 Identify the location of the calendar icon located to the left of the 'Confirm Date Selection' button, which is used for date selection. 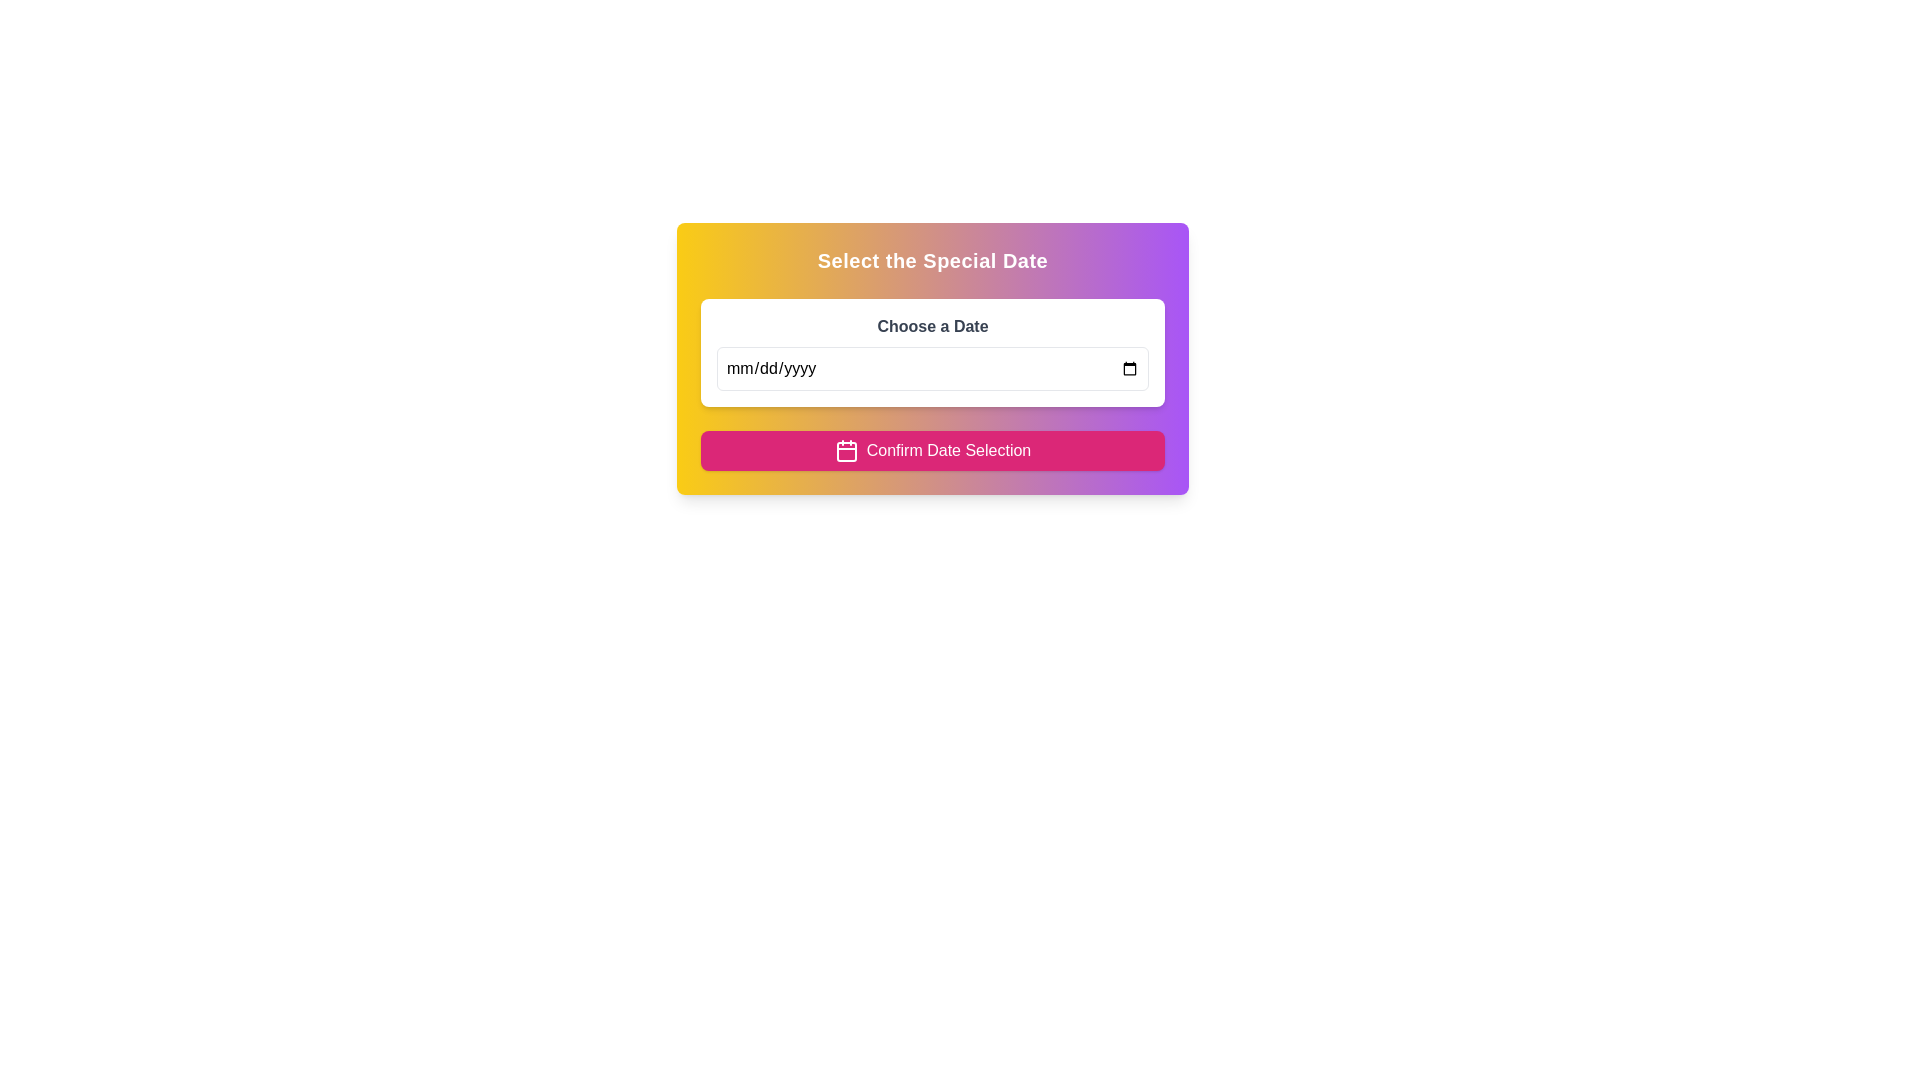
(846, 451).